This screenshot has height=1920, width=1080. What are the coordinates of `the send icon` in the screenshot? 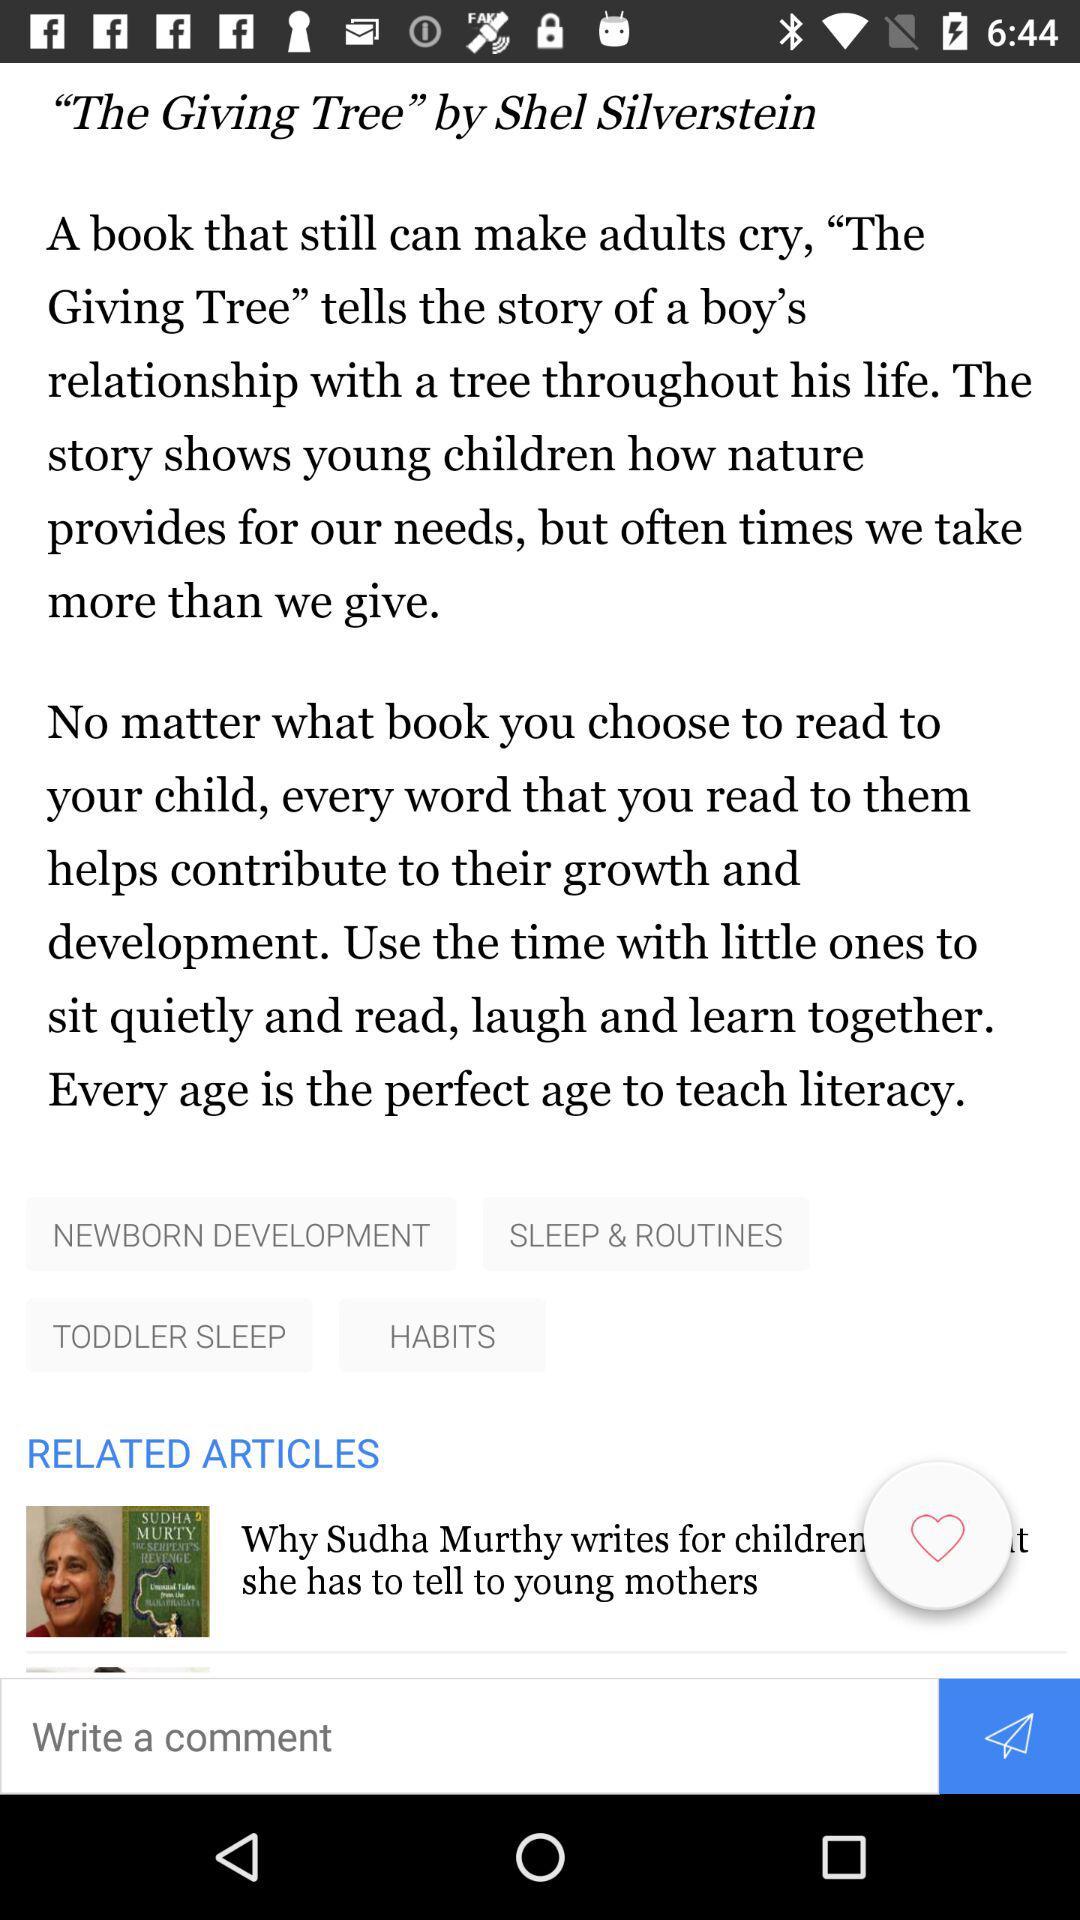 It's located at (1009, 1734).